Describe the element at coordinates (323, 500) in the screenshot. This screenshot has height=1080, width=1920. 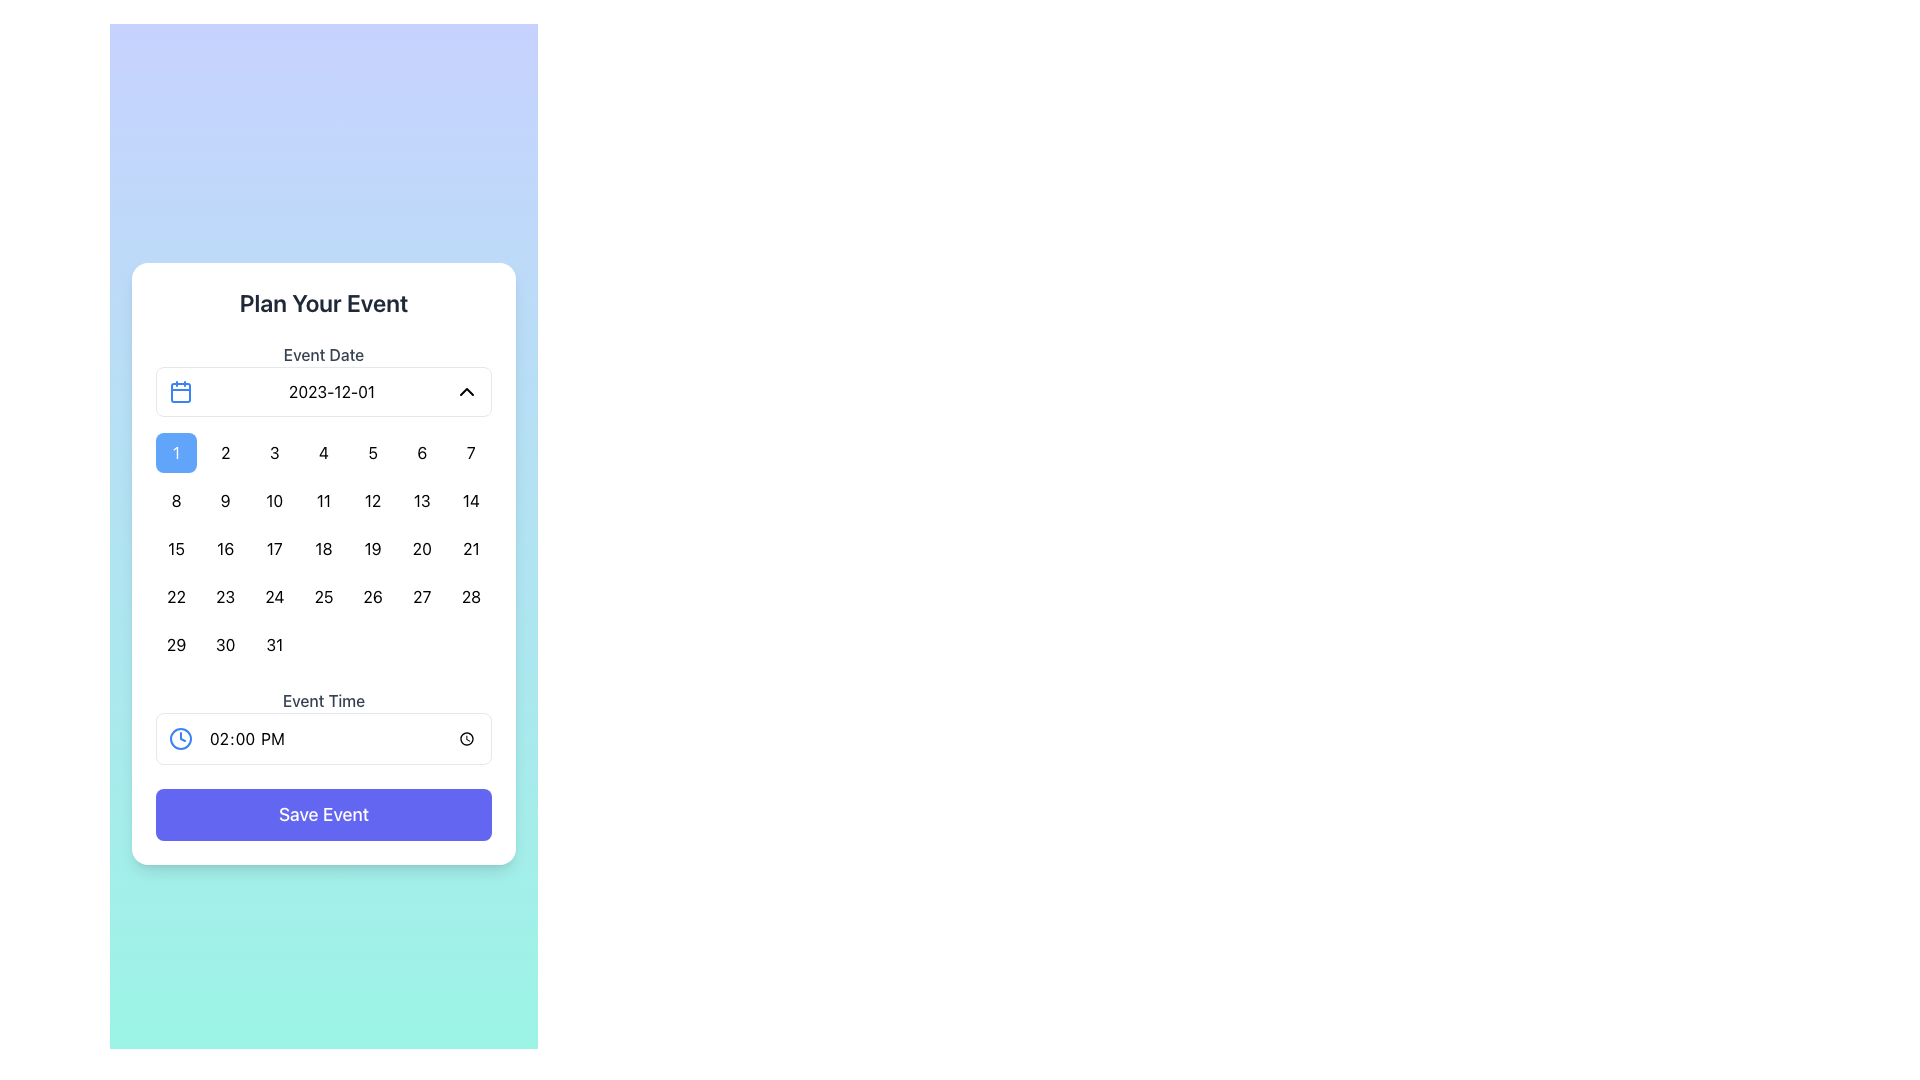
I see `the button representing the 11th day of the month in the calendar view` at that location.